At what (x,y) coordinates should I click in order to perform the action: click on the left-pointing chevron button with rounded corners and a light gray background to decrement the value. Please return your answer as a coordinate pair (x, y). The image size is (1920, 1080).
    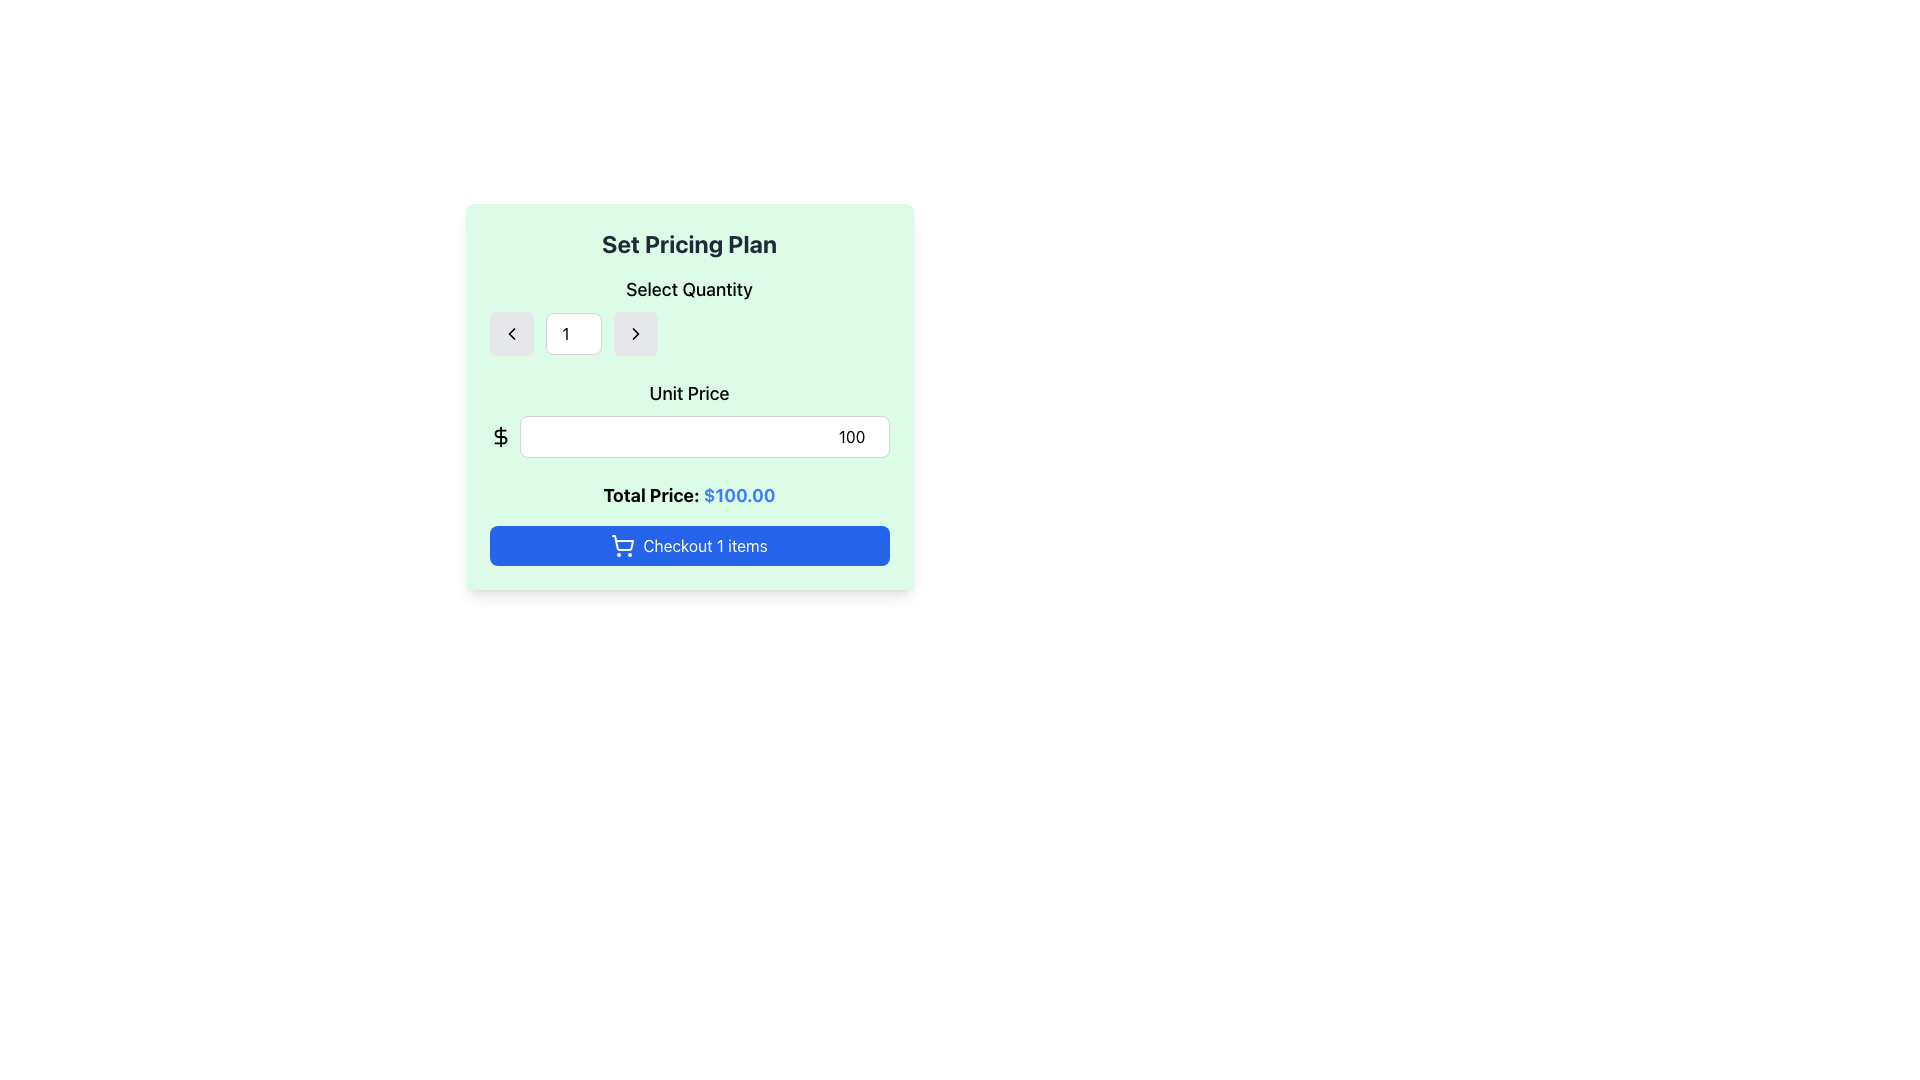
    Looking at the image, I should click on (511, 333).